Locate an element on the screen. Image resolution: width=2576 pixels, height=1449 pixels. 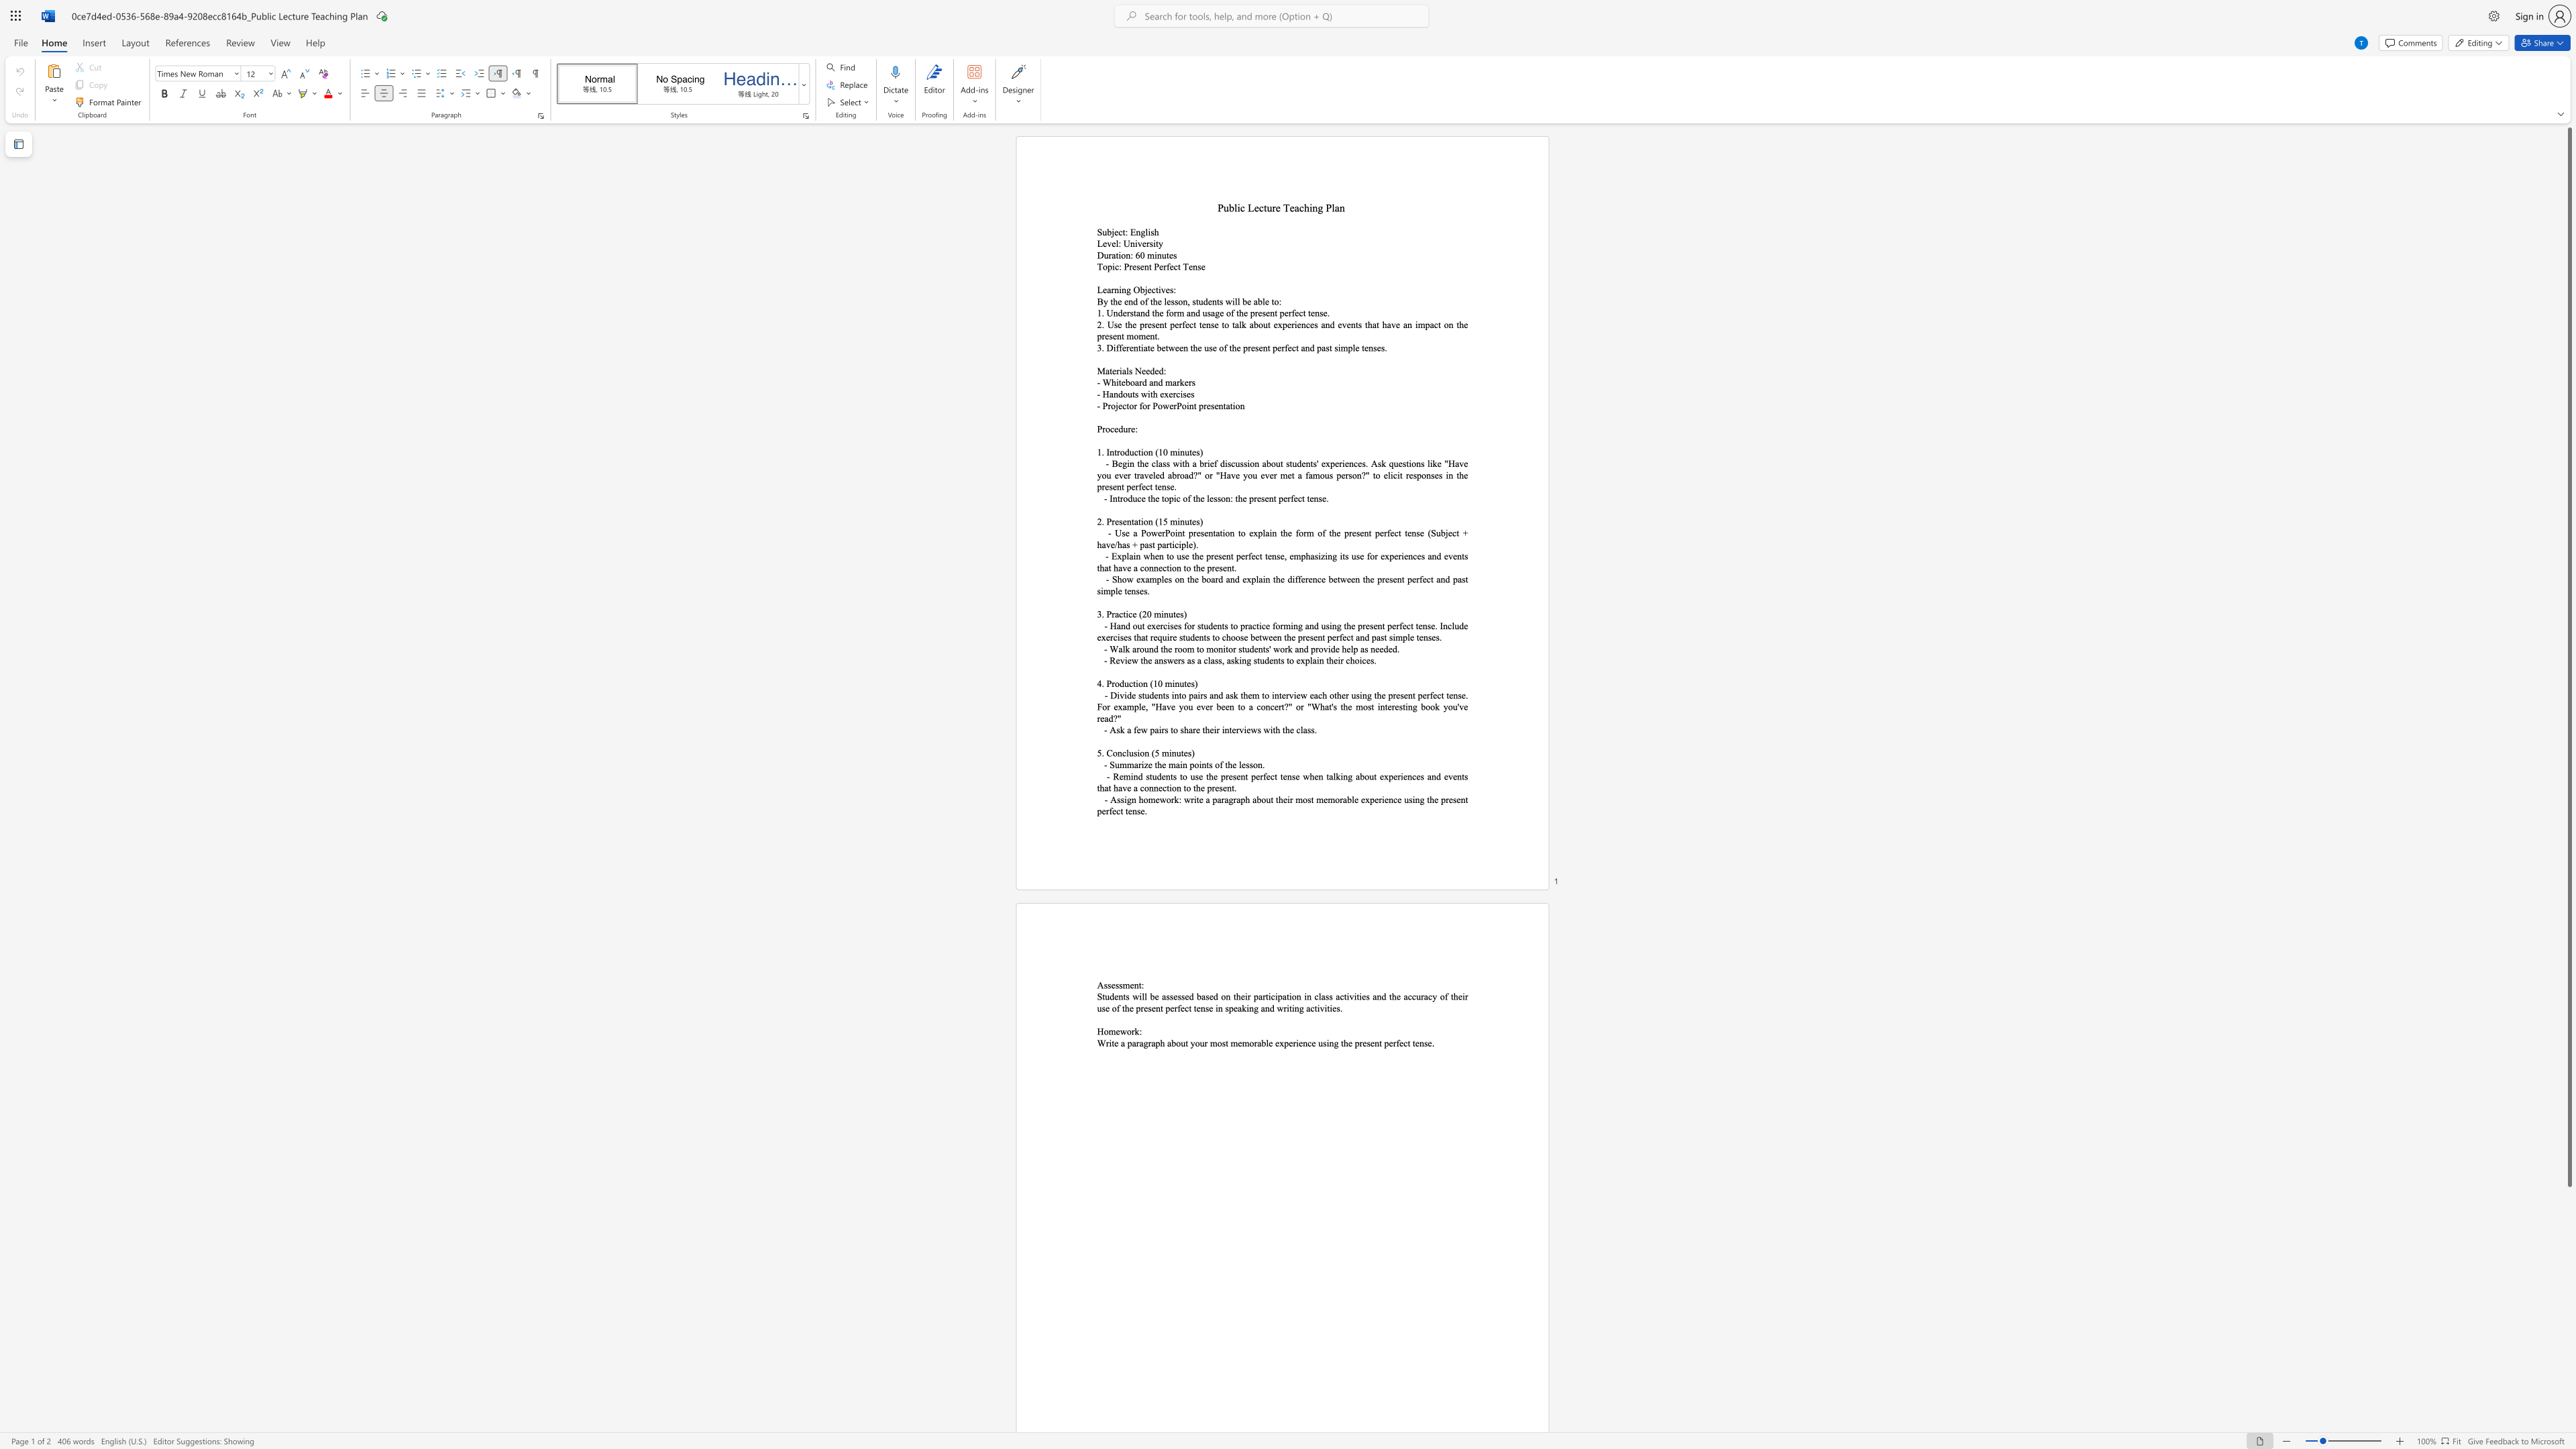
the subset text "an" within the text "Public Lecture Teaching Plan" is located at coordinates (1334, 207).